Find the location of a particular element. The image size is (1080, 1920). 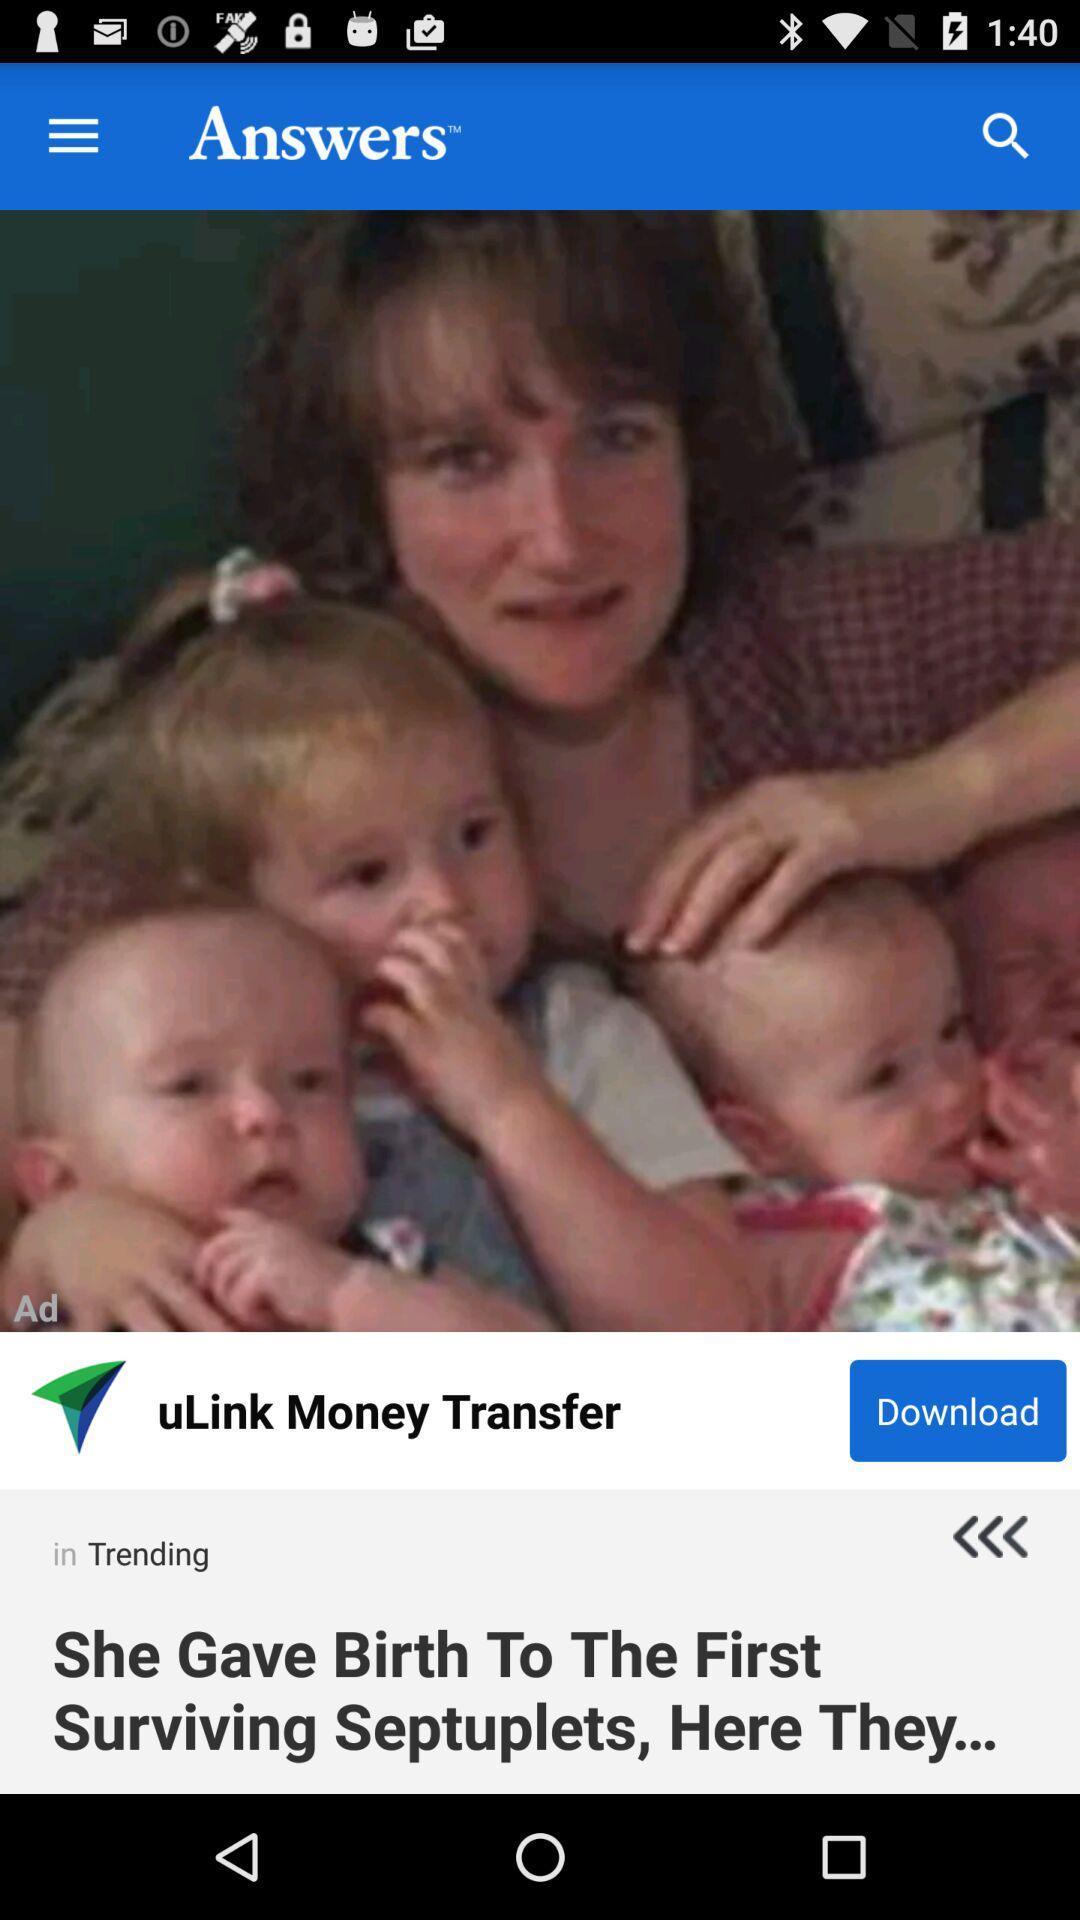

the navigation icon is located at coordinates (77, 1509).